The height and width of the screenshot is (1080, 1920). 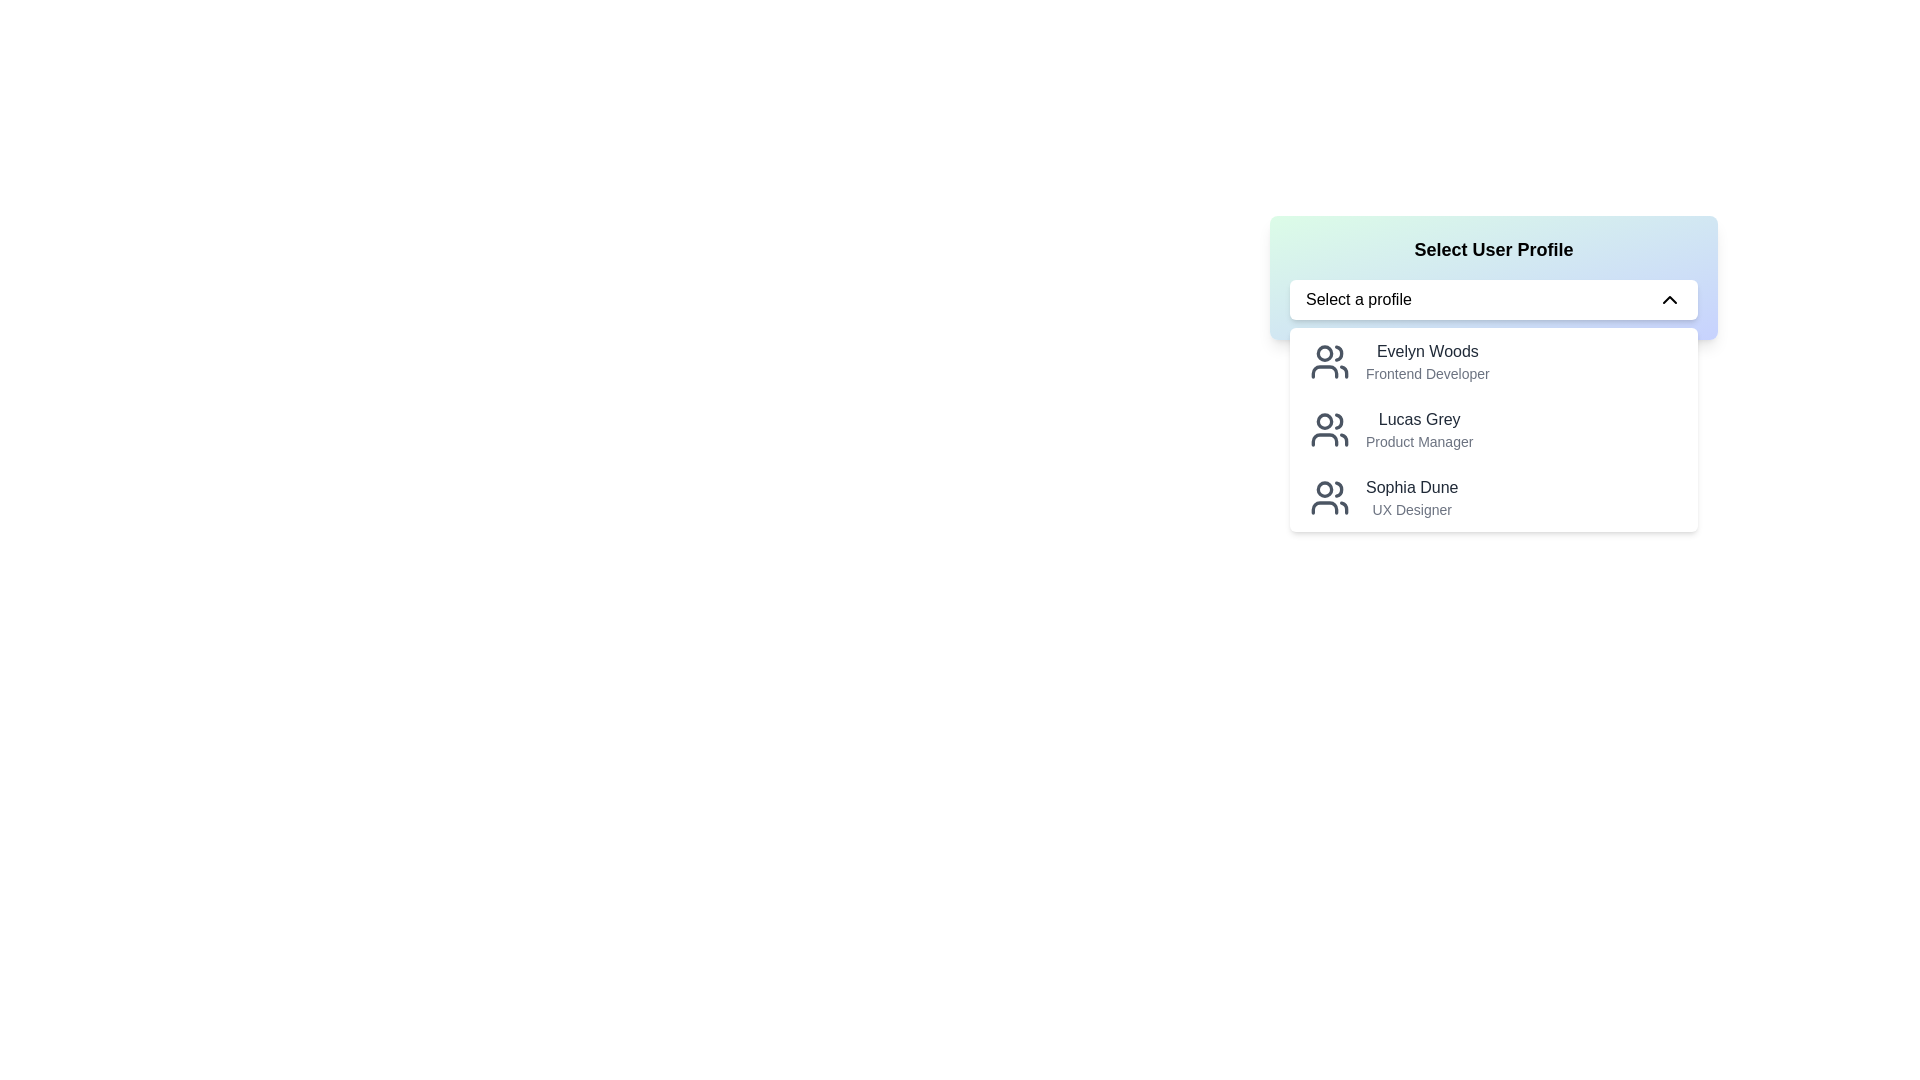 I want to click on the dropdown menu labeled 'Select a profile' to focus on it, so click(x=1493, y=300).